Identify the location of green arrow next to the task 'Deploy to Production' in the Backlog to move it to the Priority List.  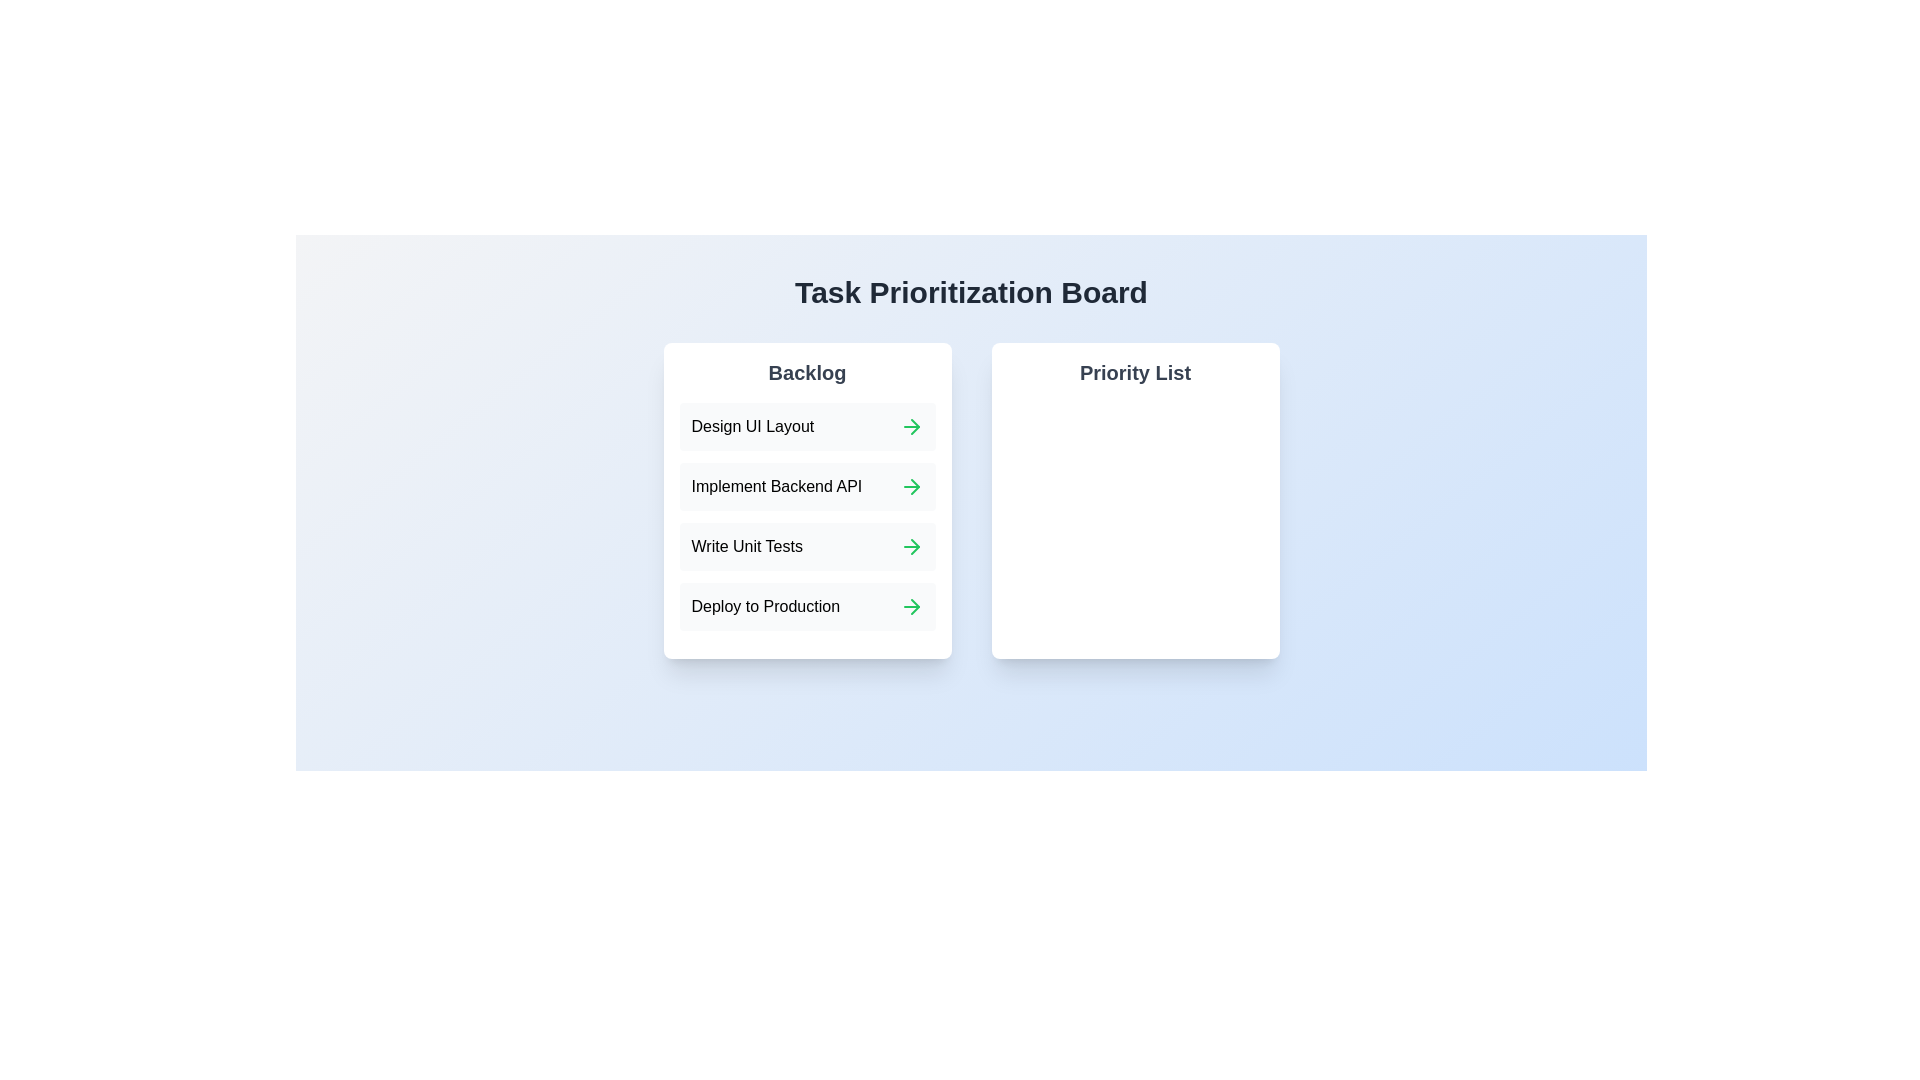
(910, 605).